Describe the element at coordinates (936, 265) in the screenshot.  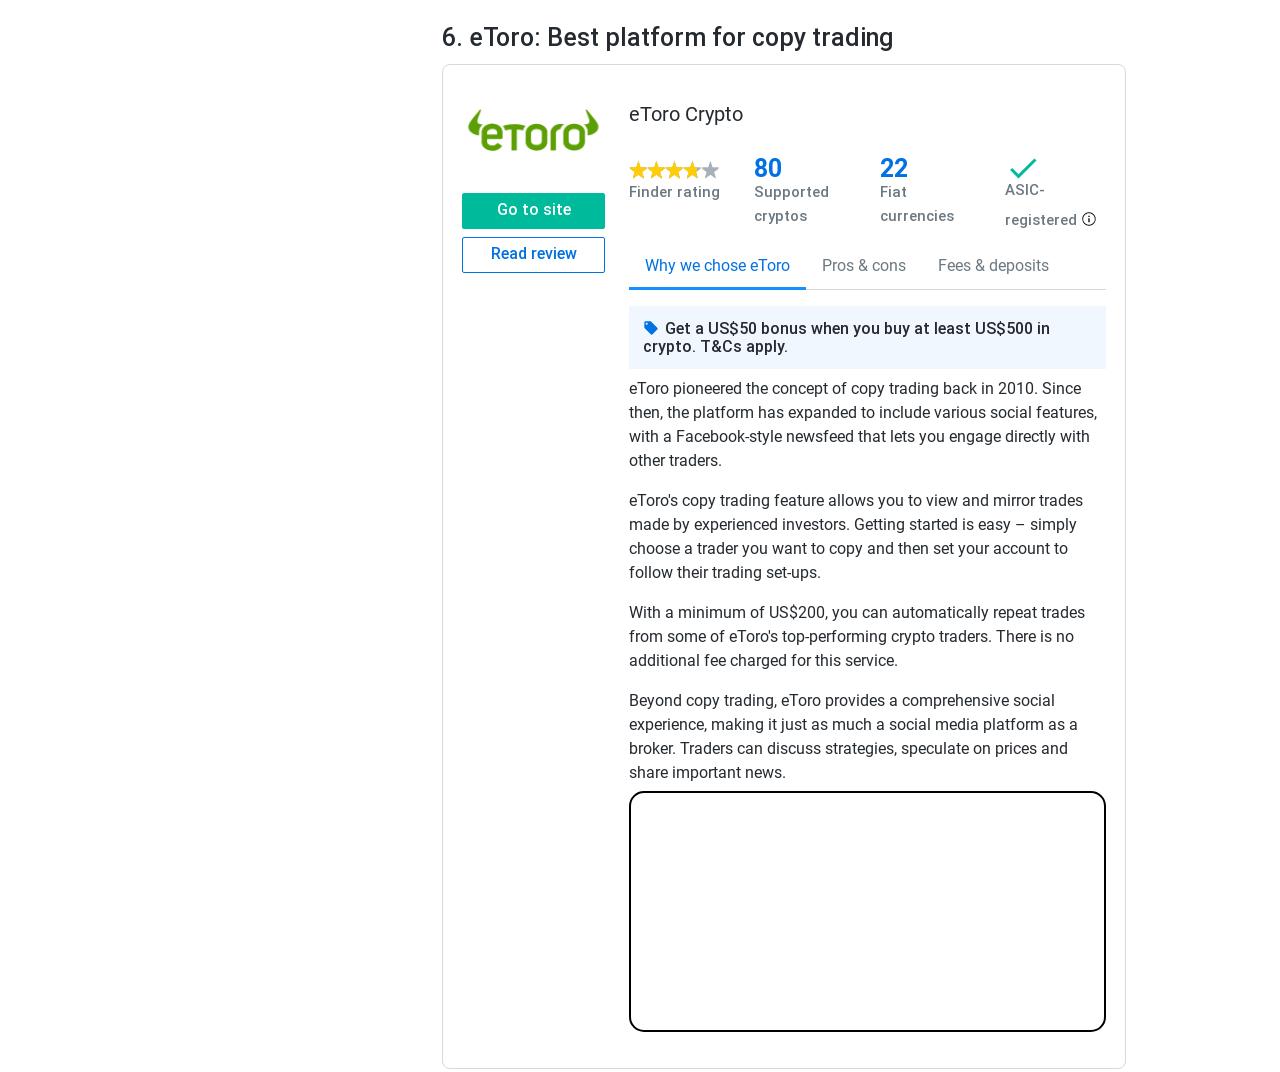
I see `'Fees & deposits'` at that location.